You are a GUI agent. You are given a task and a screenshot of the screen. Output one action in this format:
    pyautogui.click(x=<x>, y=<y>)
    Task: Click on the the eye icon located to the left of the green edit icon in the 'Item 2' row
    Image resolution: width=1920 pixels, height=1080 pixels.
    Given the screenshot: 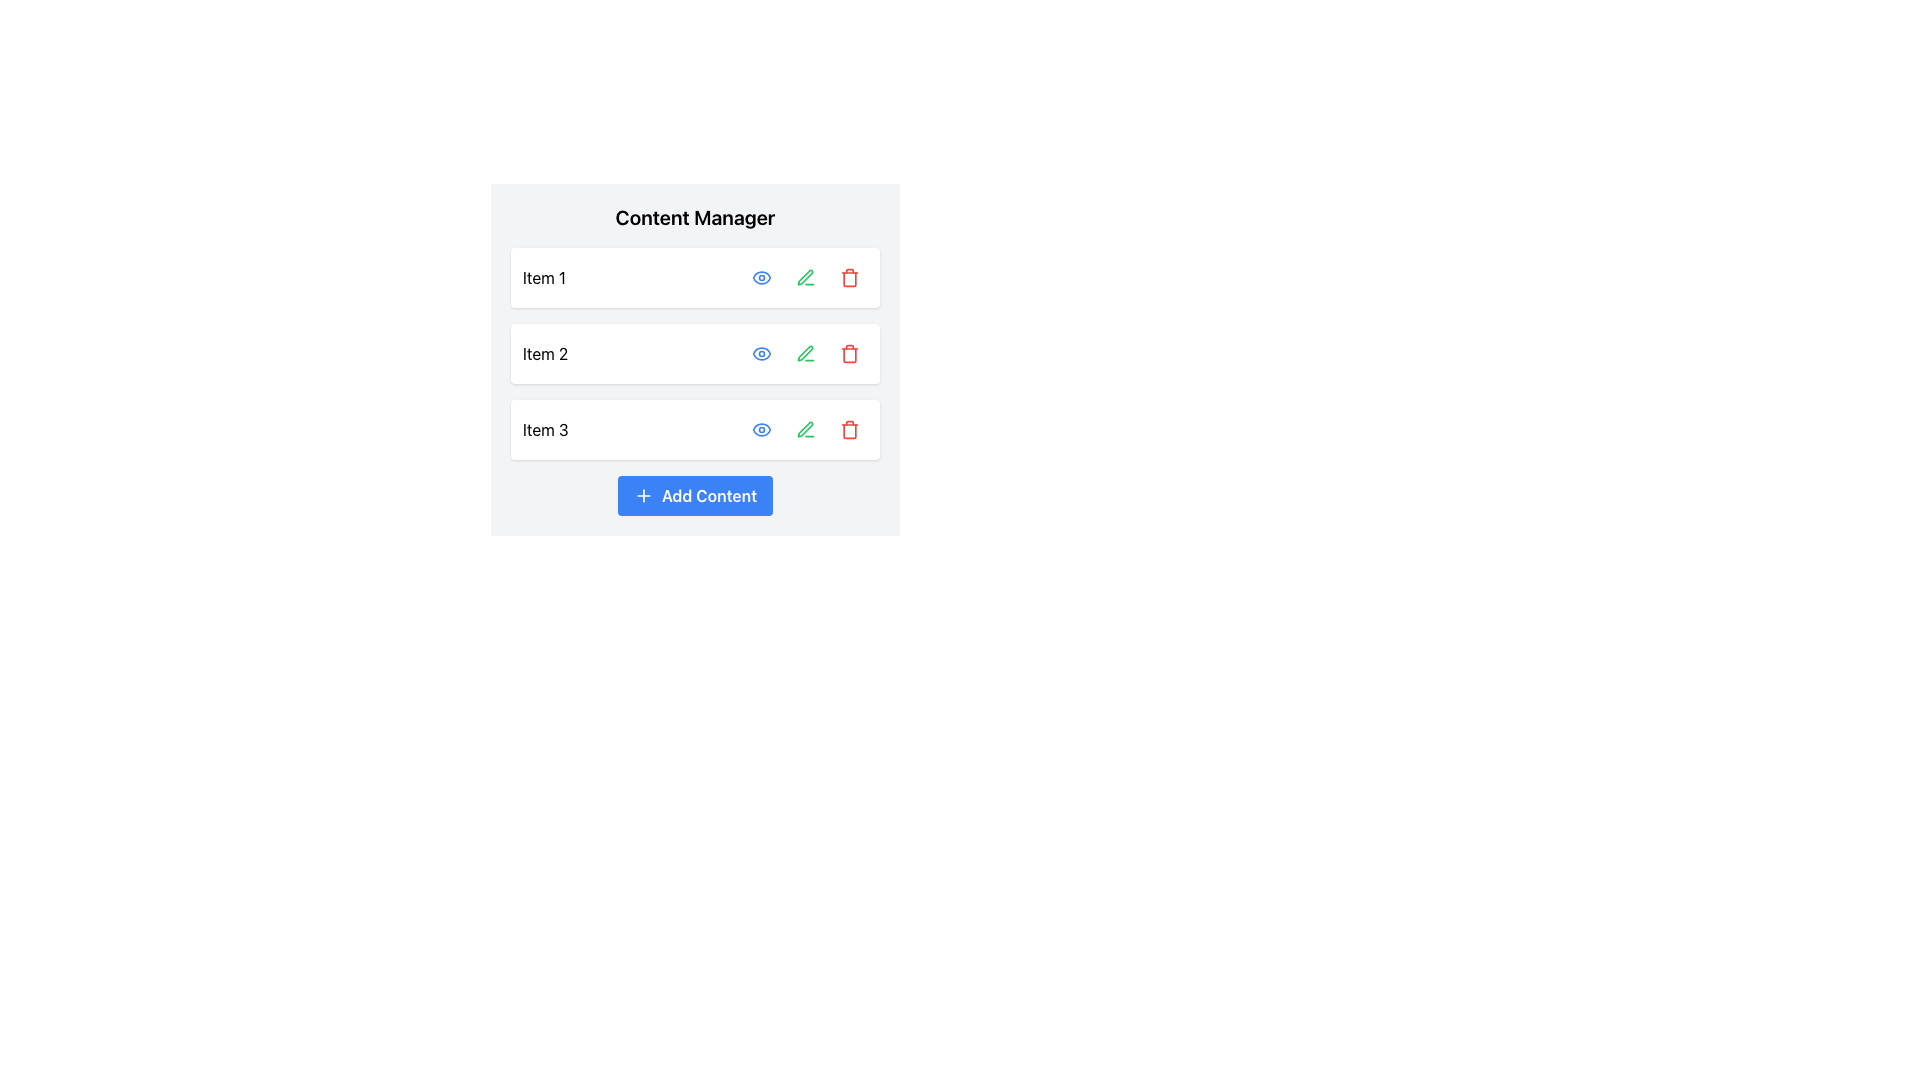 What is the action you would take?
    pyautogui.click(x=761, y=353)
    